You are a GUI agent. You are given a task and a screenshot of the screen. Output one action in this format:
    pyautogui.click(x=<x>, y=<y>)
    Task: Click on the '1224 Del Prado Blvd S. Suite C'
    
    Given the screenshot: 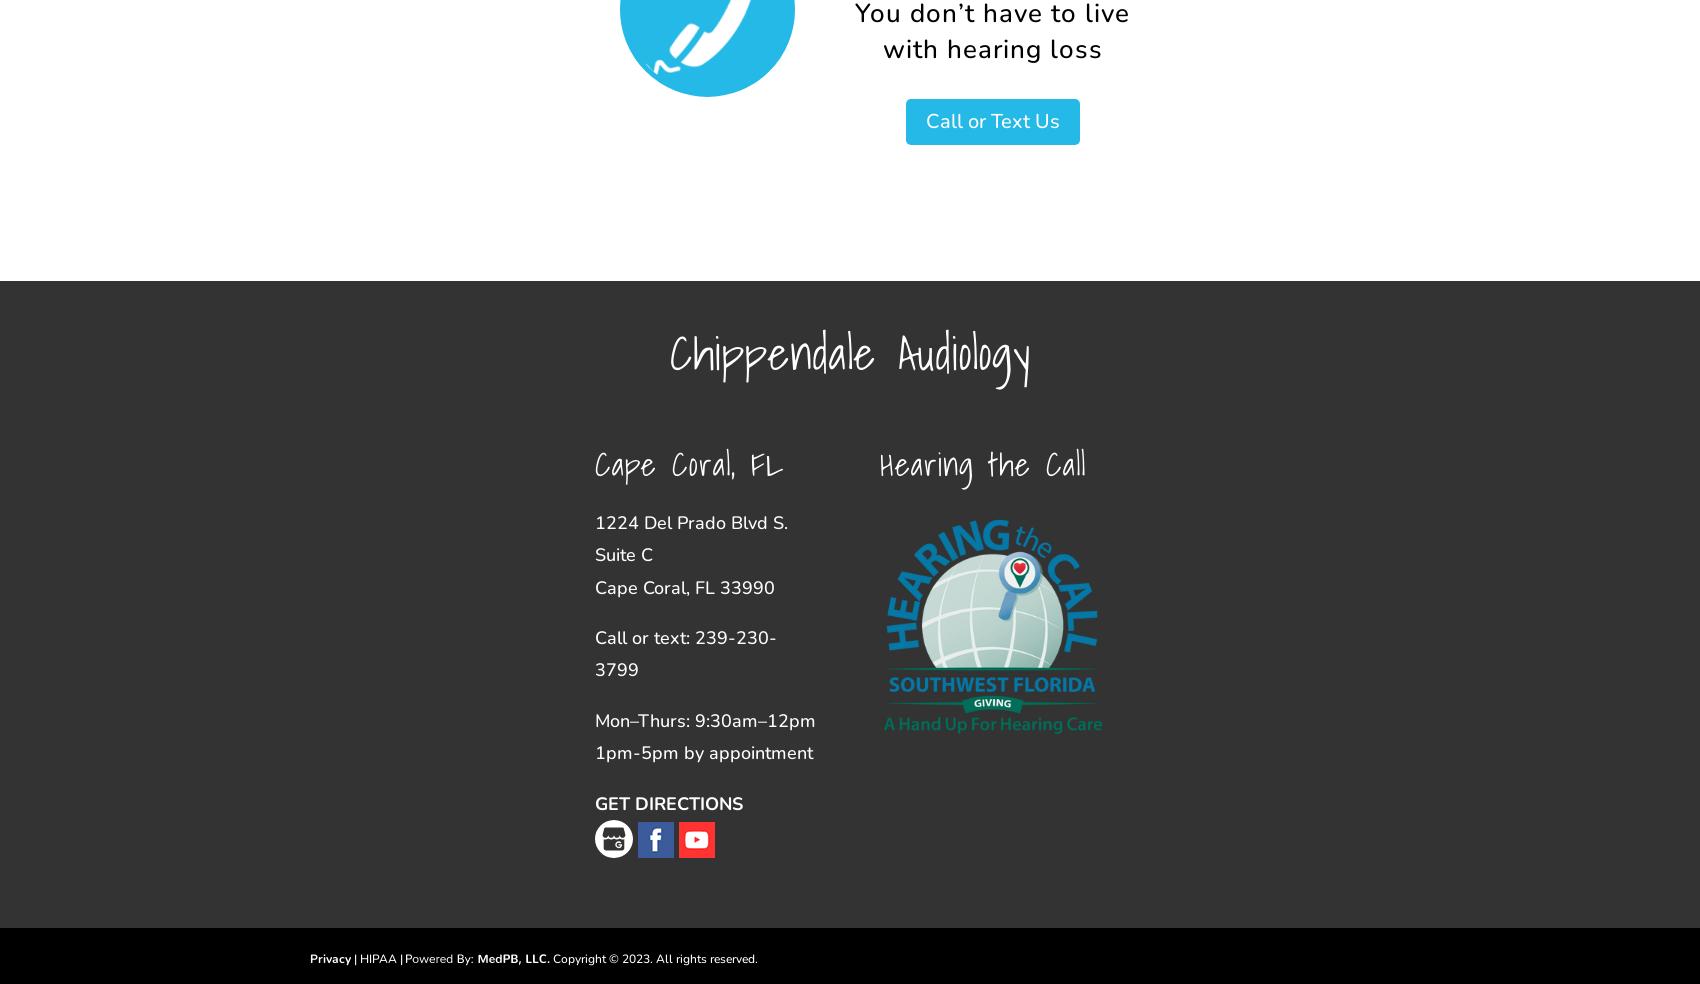 What is the action you would take?
    pyautogui.click(x=690, y=537)
    